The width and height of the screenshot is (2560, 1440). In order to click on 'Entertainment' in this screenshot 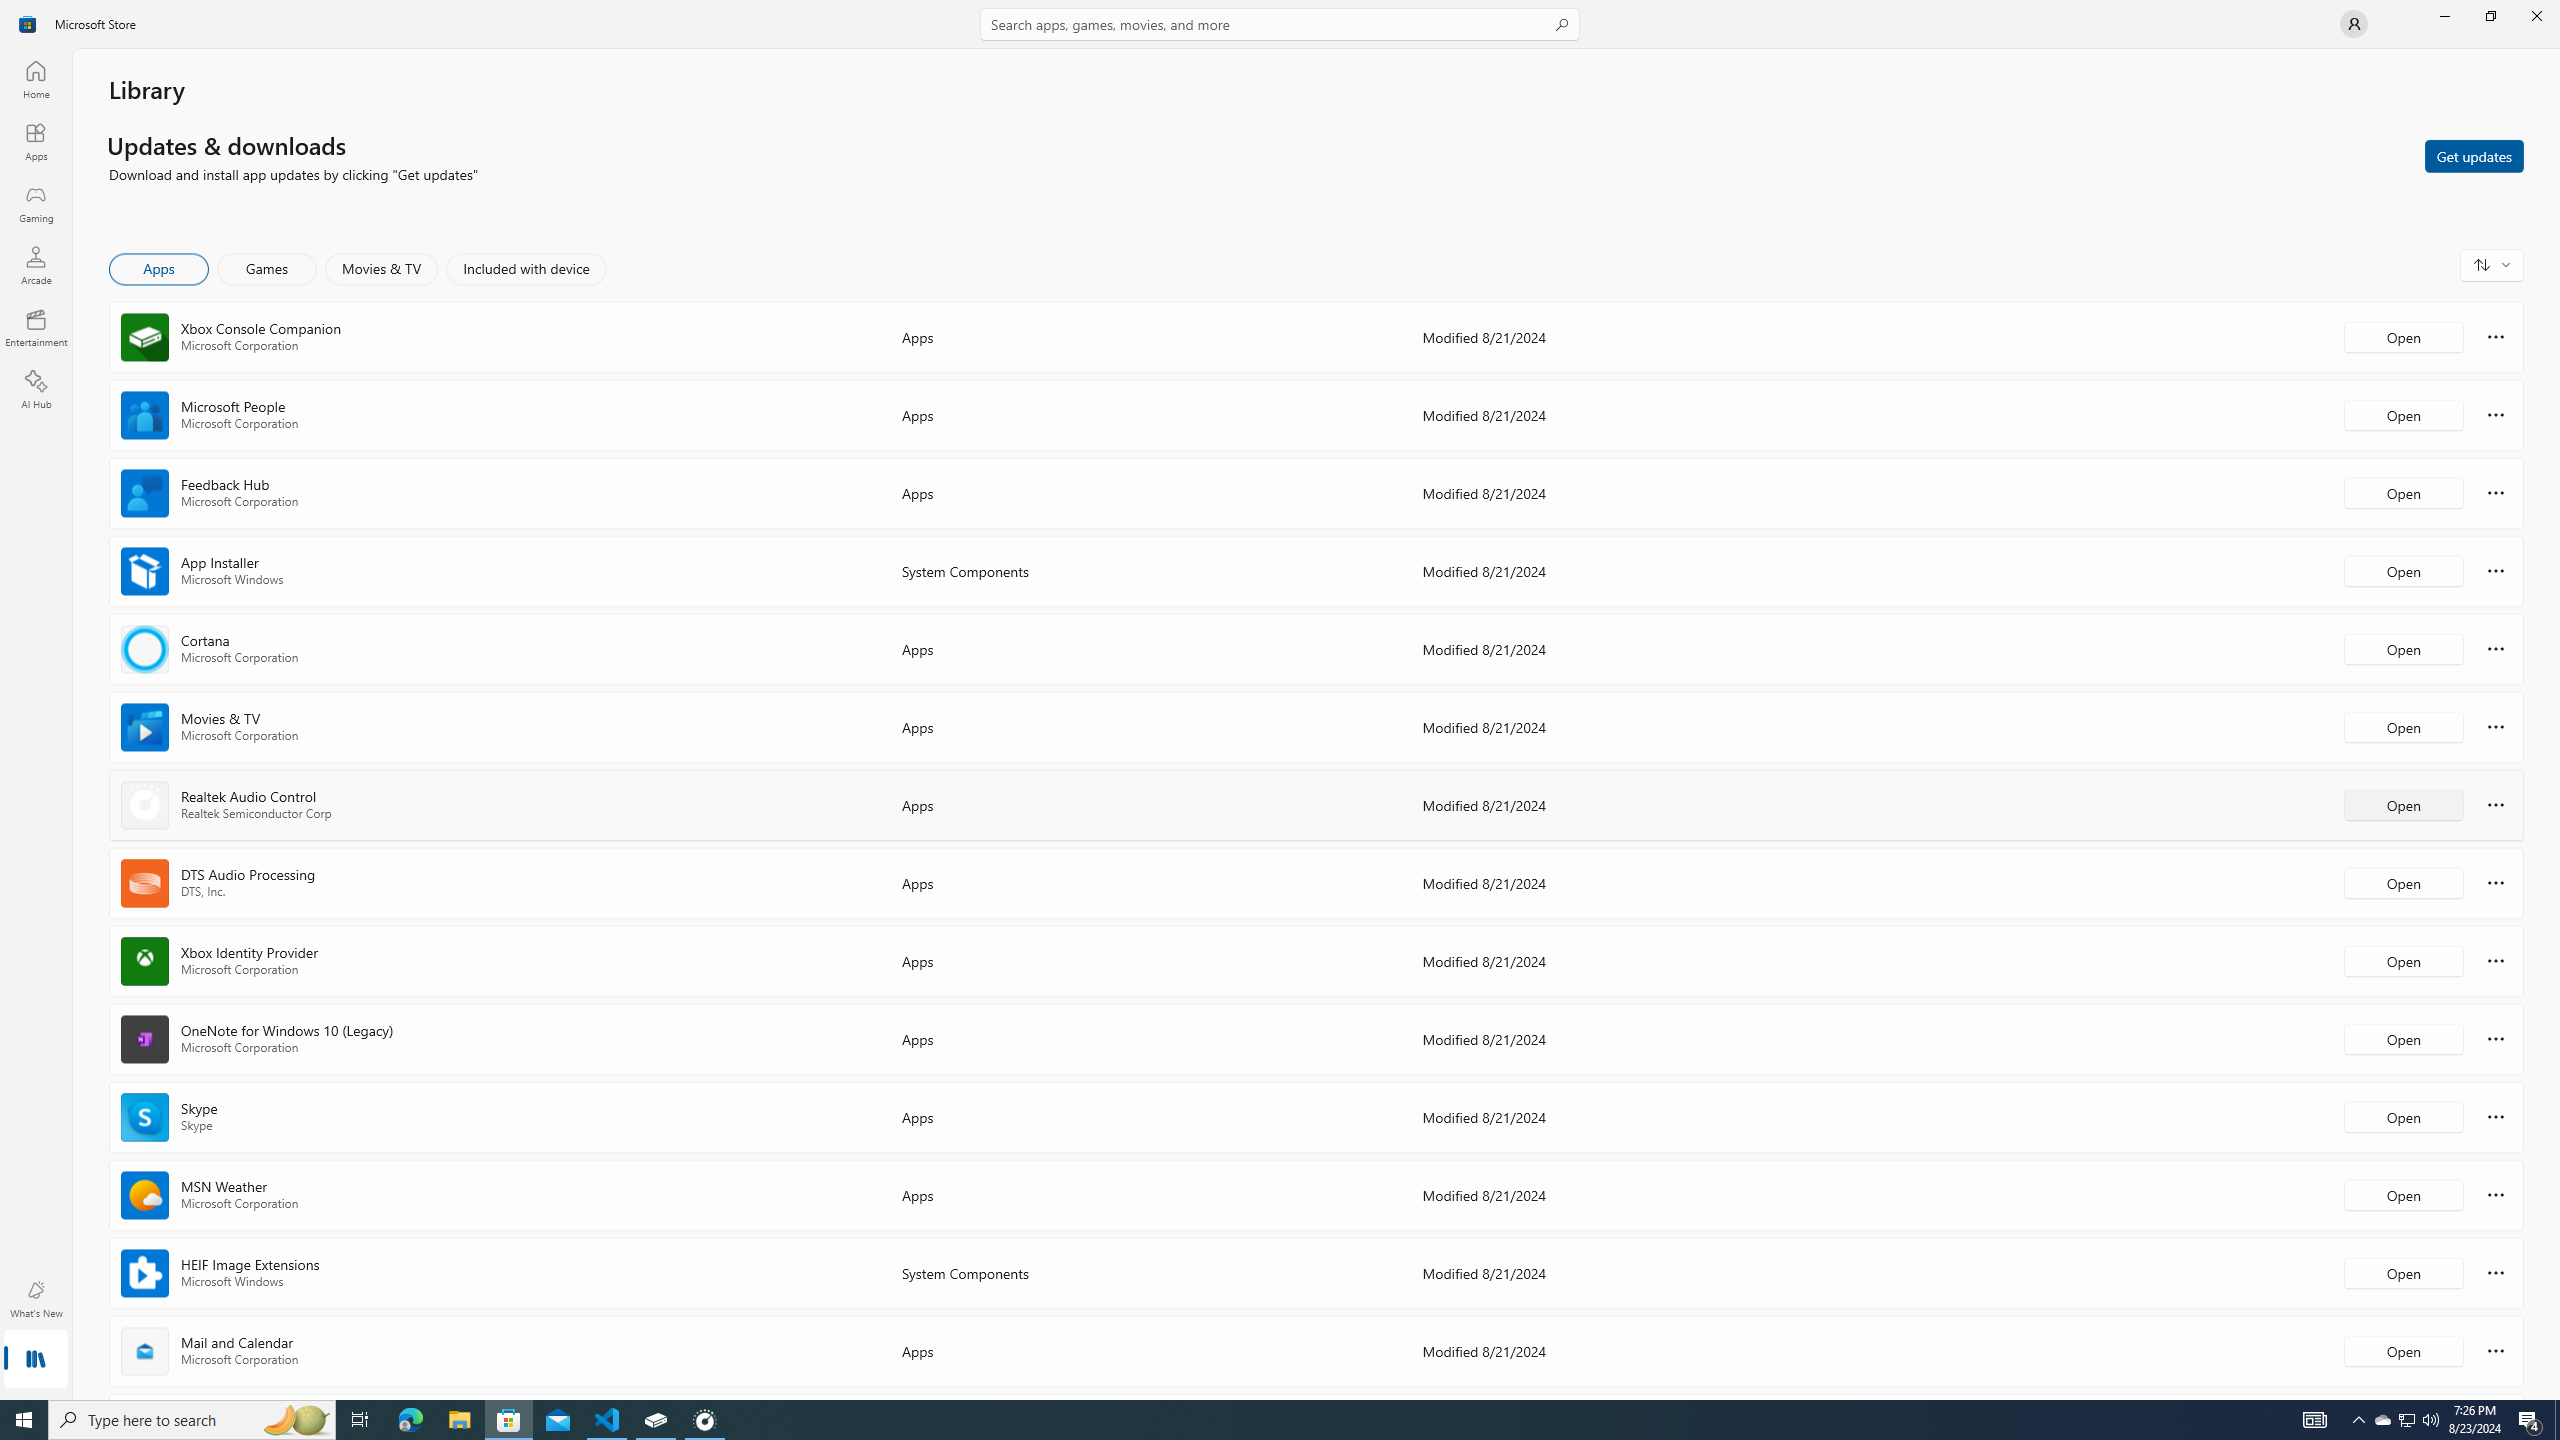, I will do `click(34, 326)`.